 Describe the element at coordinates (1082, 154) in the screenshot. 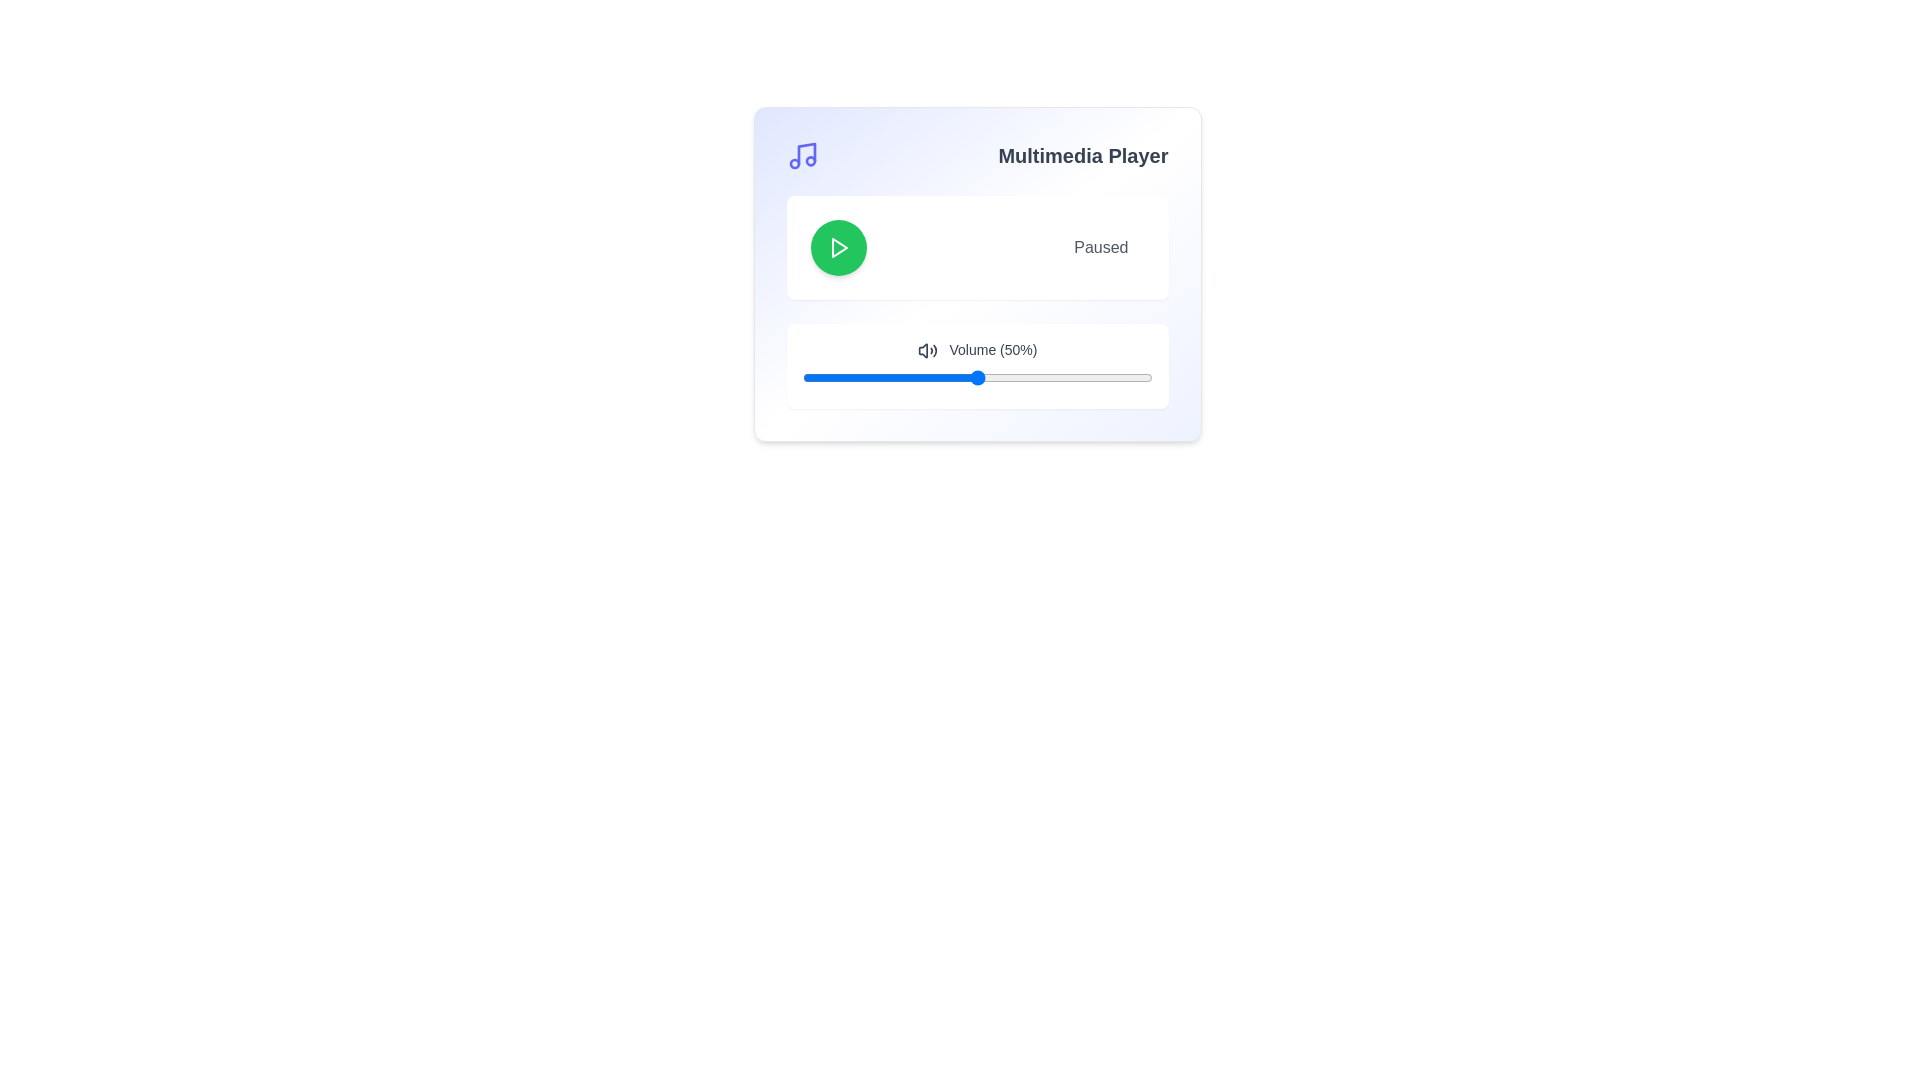

I see `the text label located in the upper-right corner of the multimedia player, which serves as a header for the section` at that location.